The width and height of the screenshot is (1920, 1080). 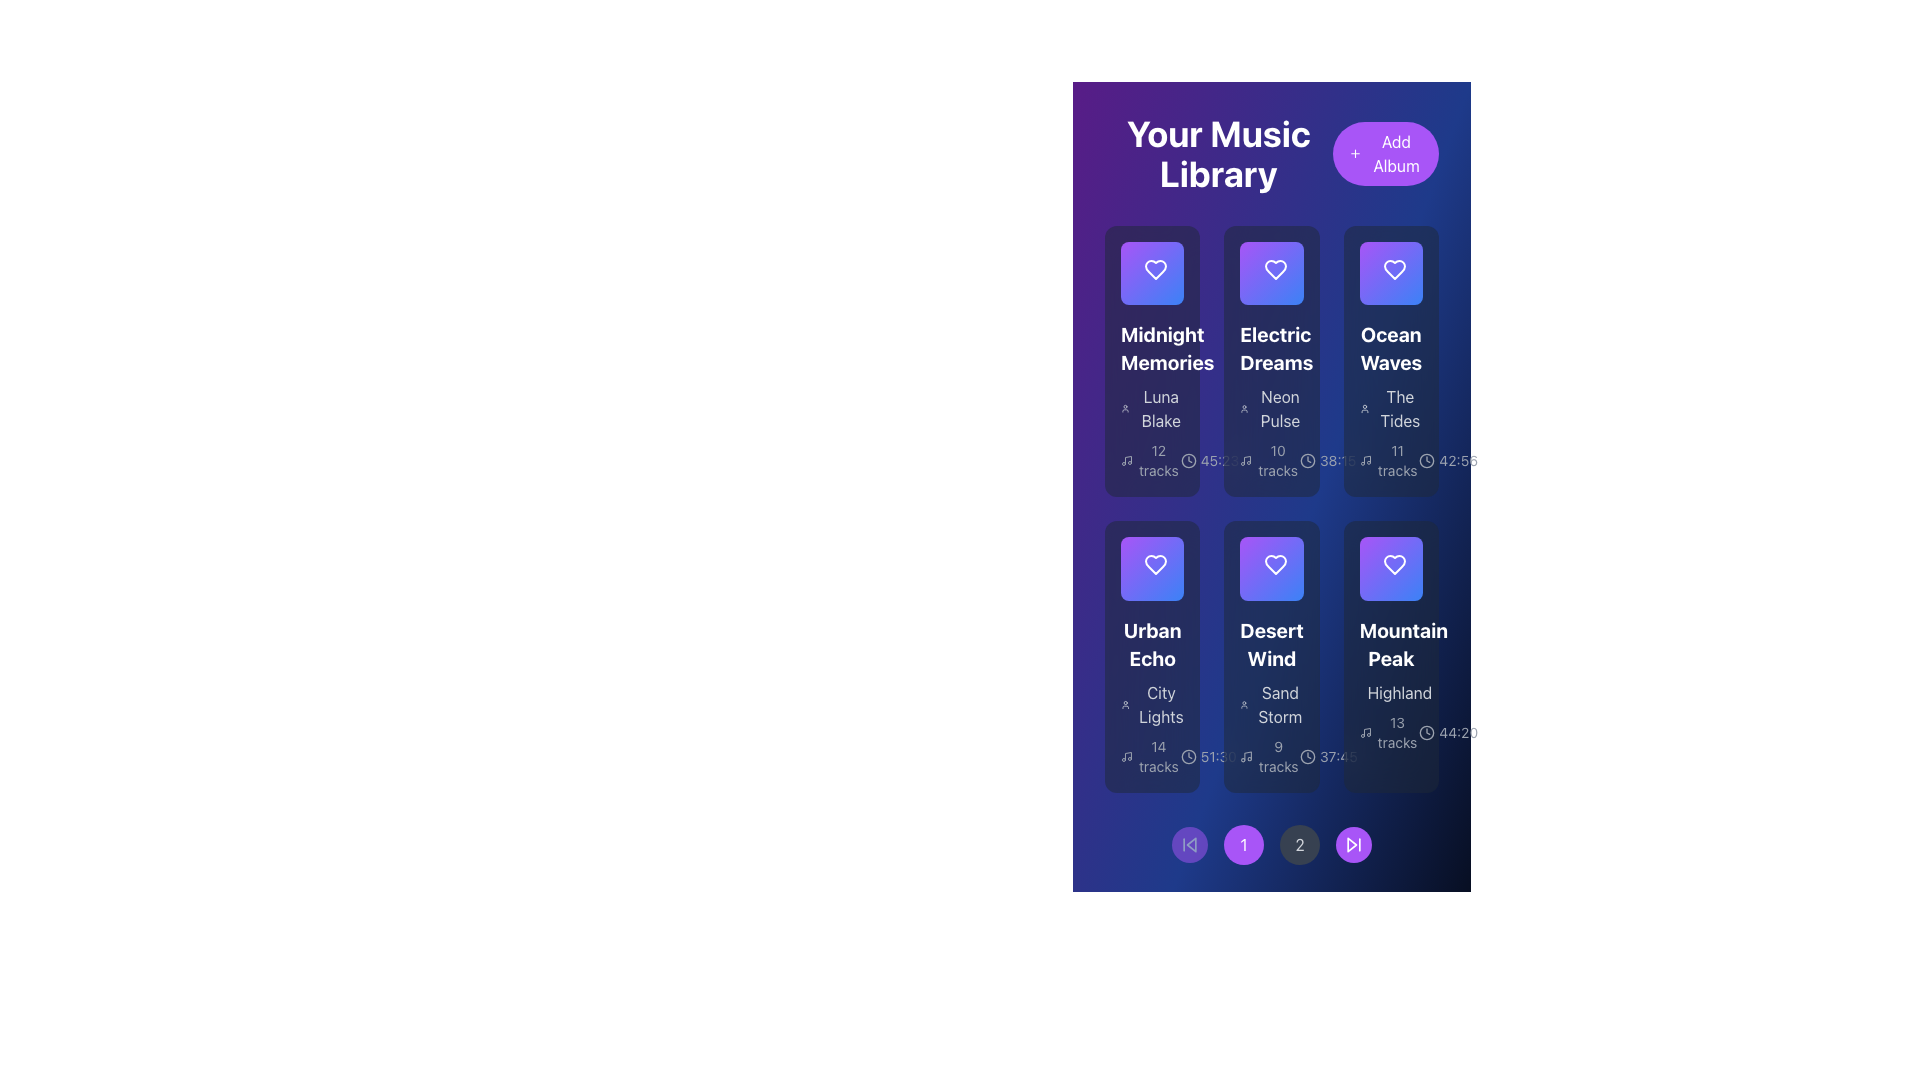 I want to click on the label indicating the artist of the album 'Midnight Memories', which is located directly beneath the album title in the top-left position of the album card grid layout, so click(x=1152, y=401).